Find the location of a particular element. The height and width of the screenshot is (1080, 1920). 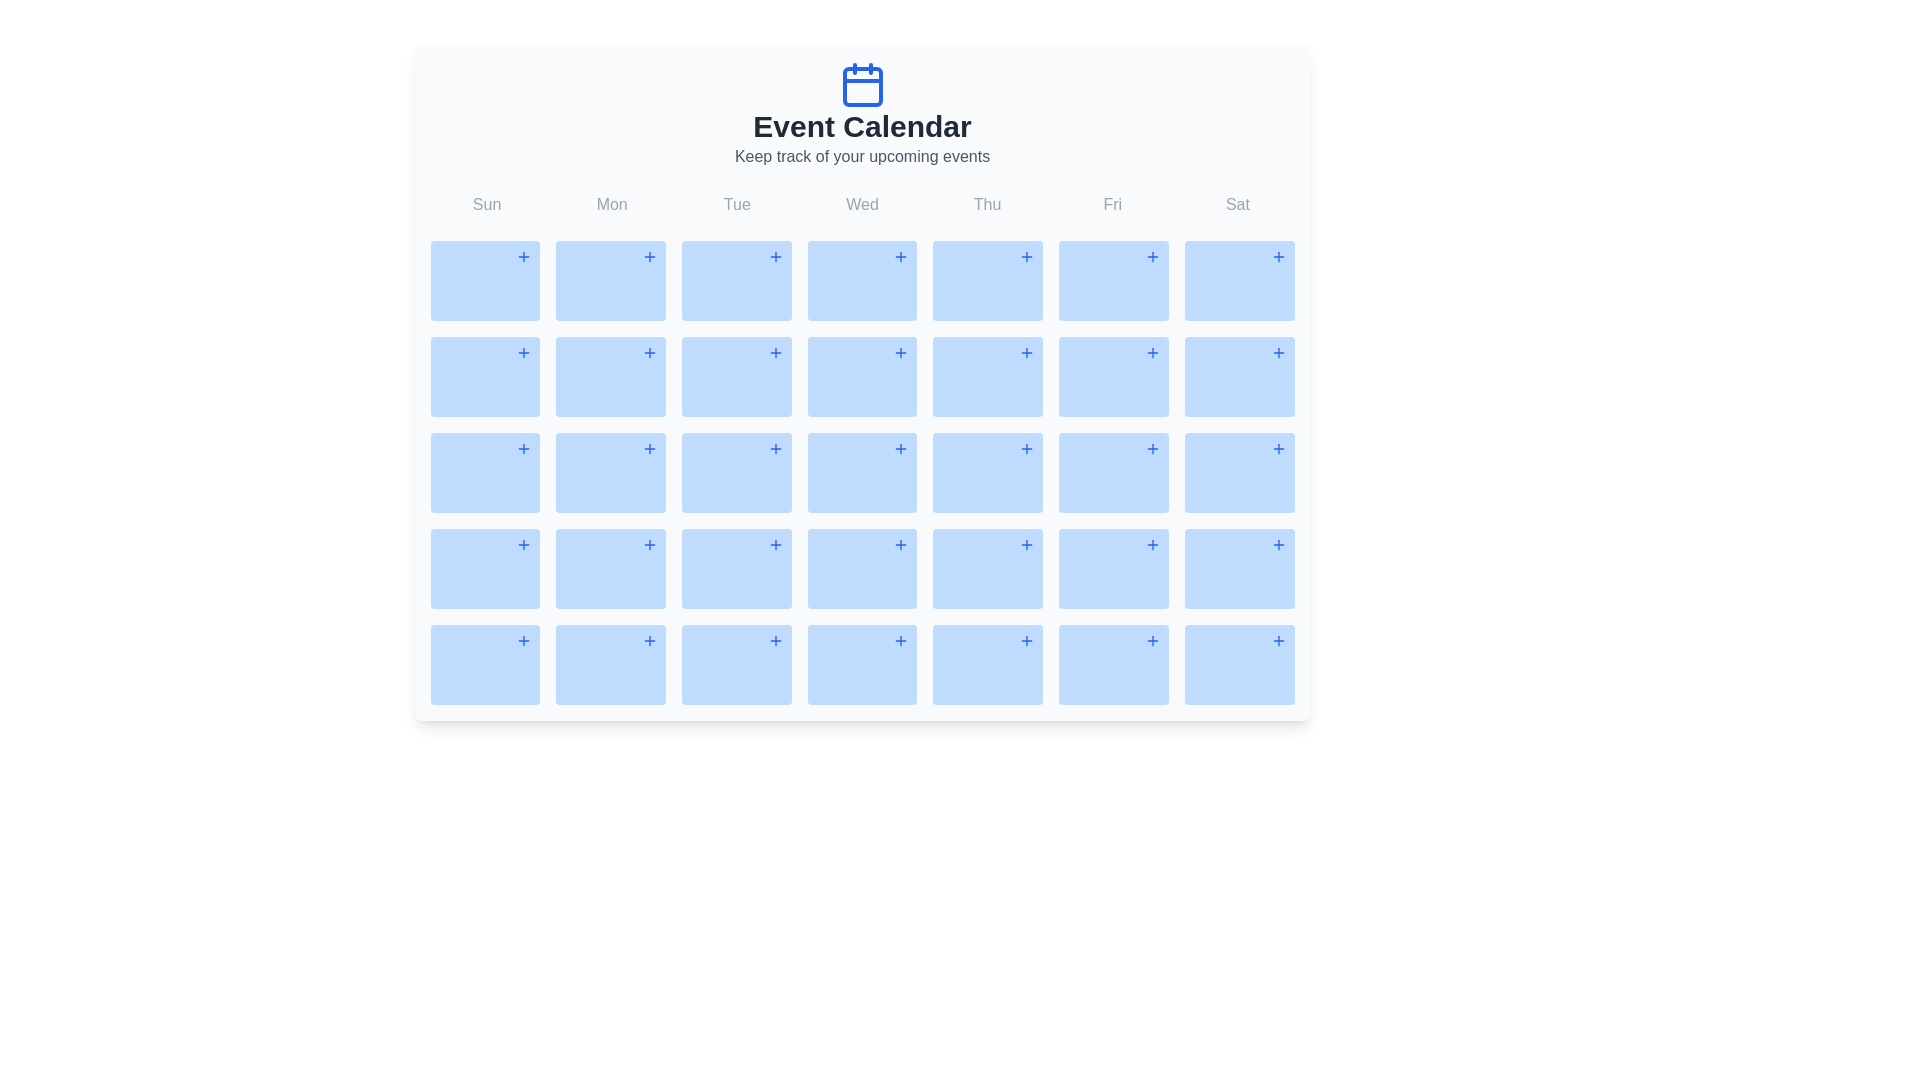

the button located in the top-right corner of the day cell under 'Thursday' to change its color is located at coordinates (1027, 256).